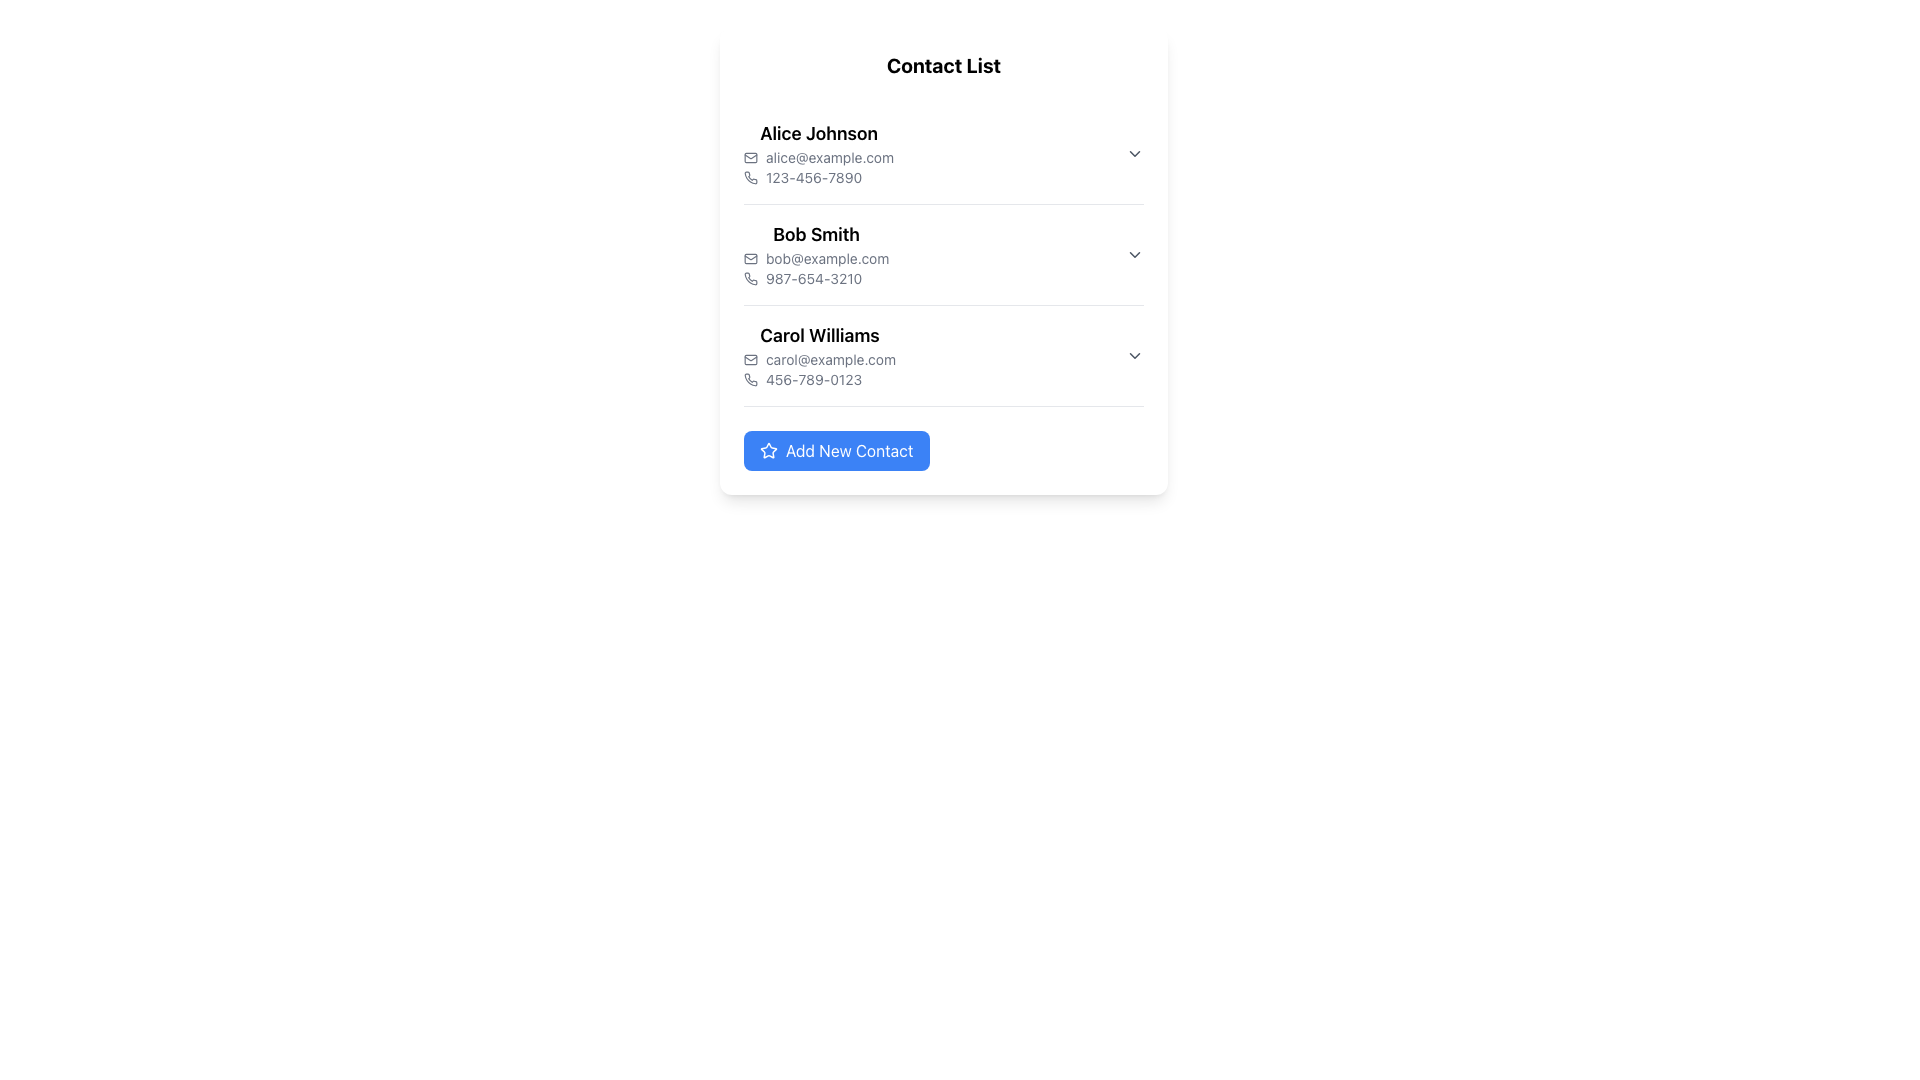 The image size is (1920, 1080). What do you see at coordinates (819, 153) in the screenshot?
I see `on the name 'Alice Johnson' in the Contact information section` at bounding box center [819, 153].